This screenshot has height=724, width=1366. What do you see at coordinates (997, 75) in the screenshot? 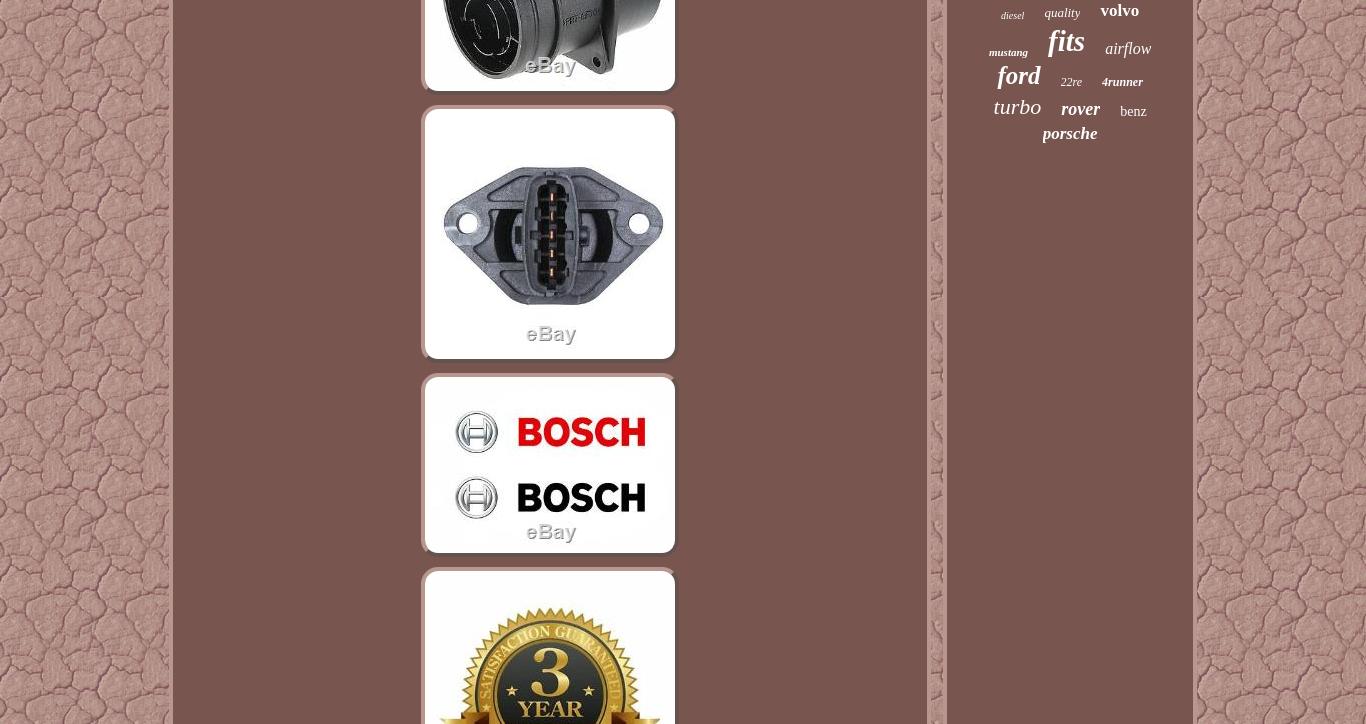
I see `'ford'` at bounding box center [997, 75].